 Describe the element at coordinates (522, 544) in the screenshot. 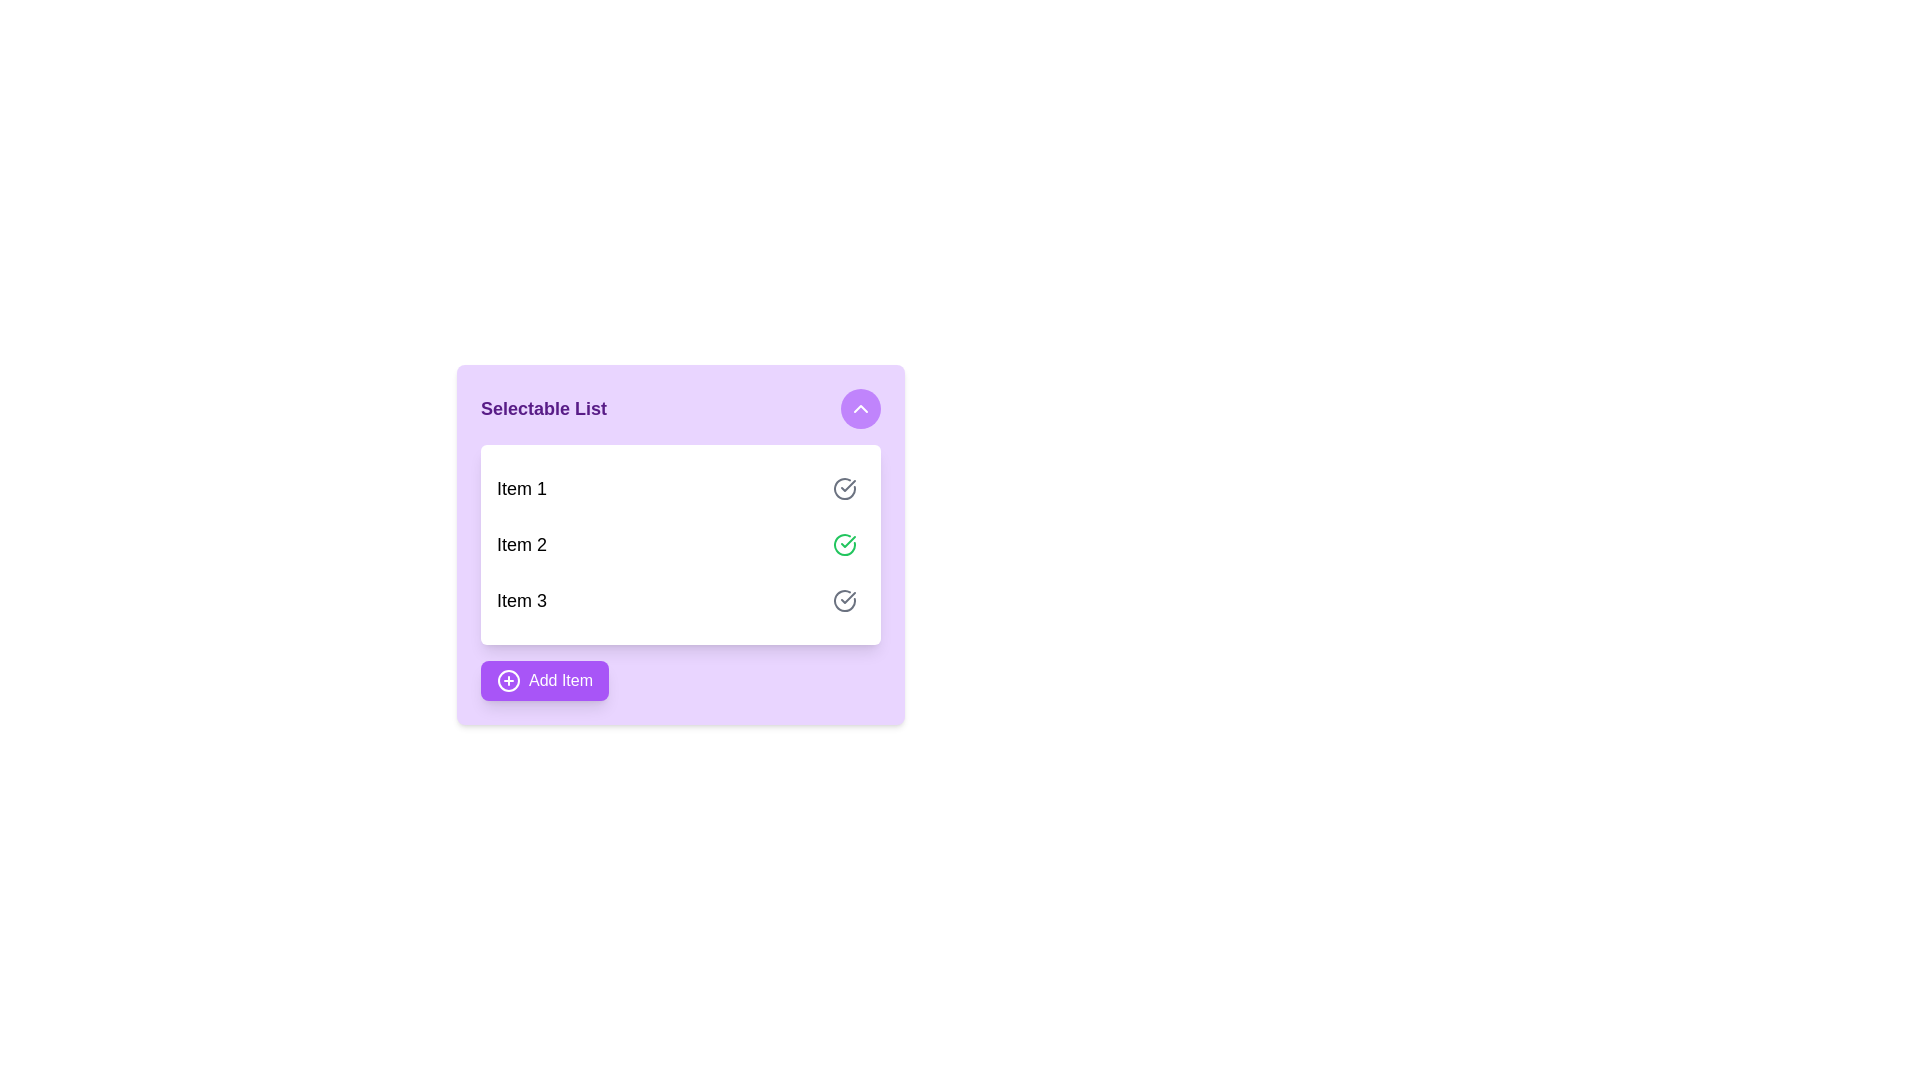

I see `the text label displaying 'Item 2' located in the selectable list, positioned below 'Item 1' and above 'Item 3'` at that location.